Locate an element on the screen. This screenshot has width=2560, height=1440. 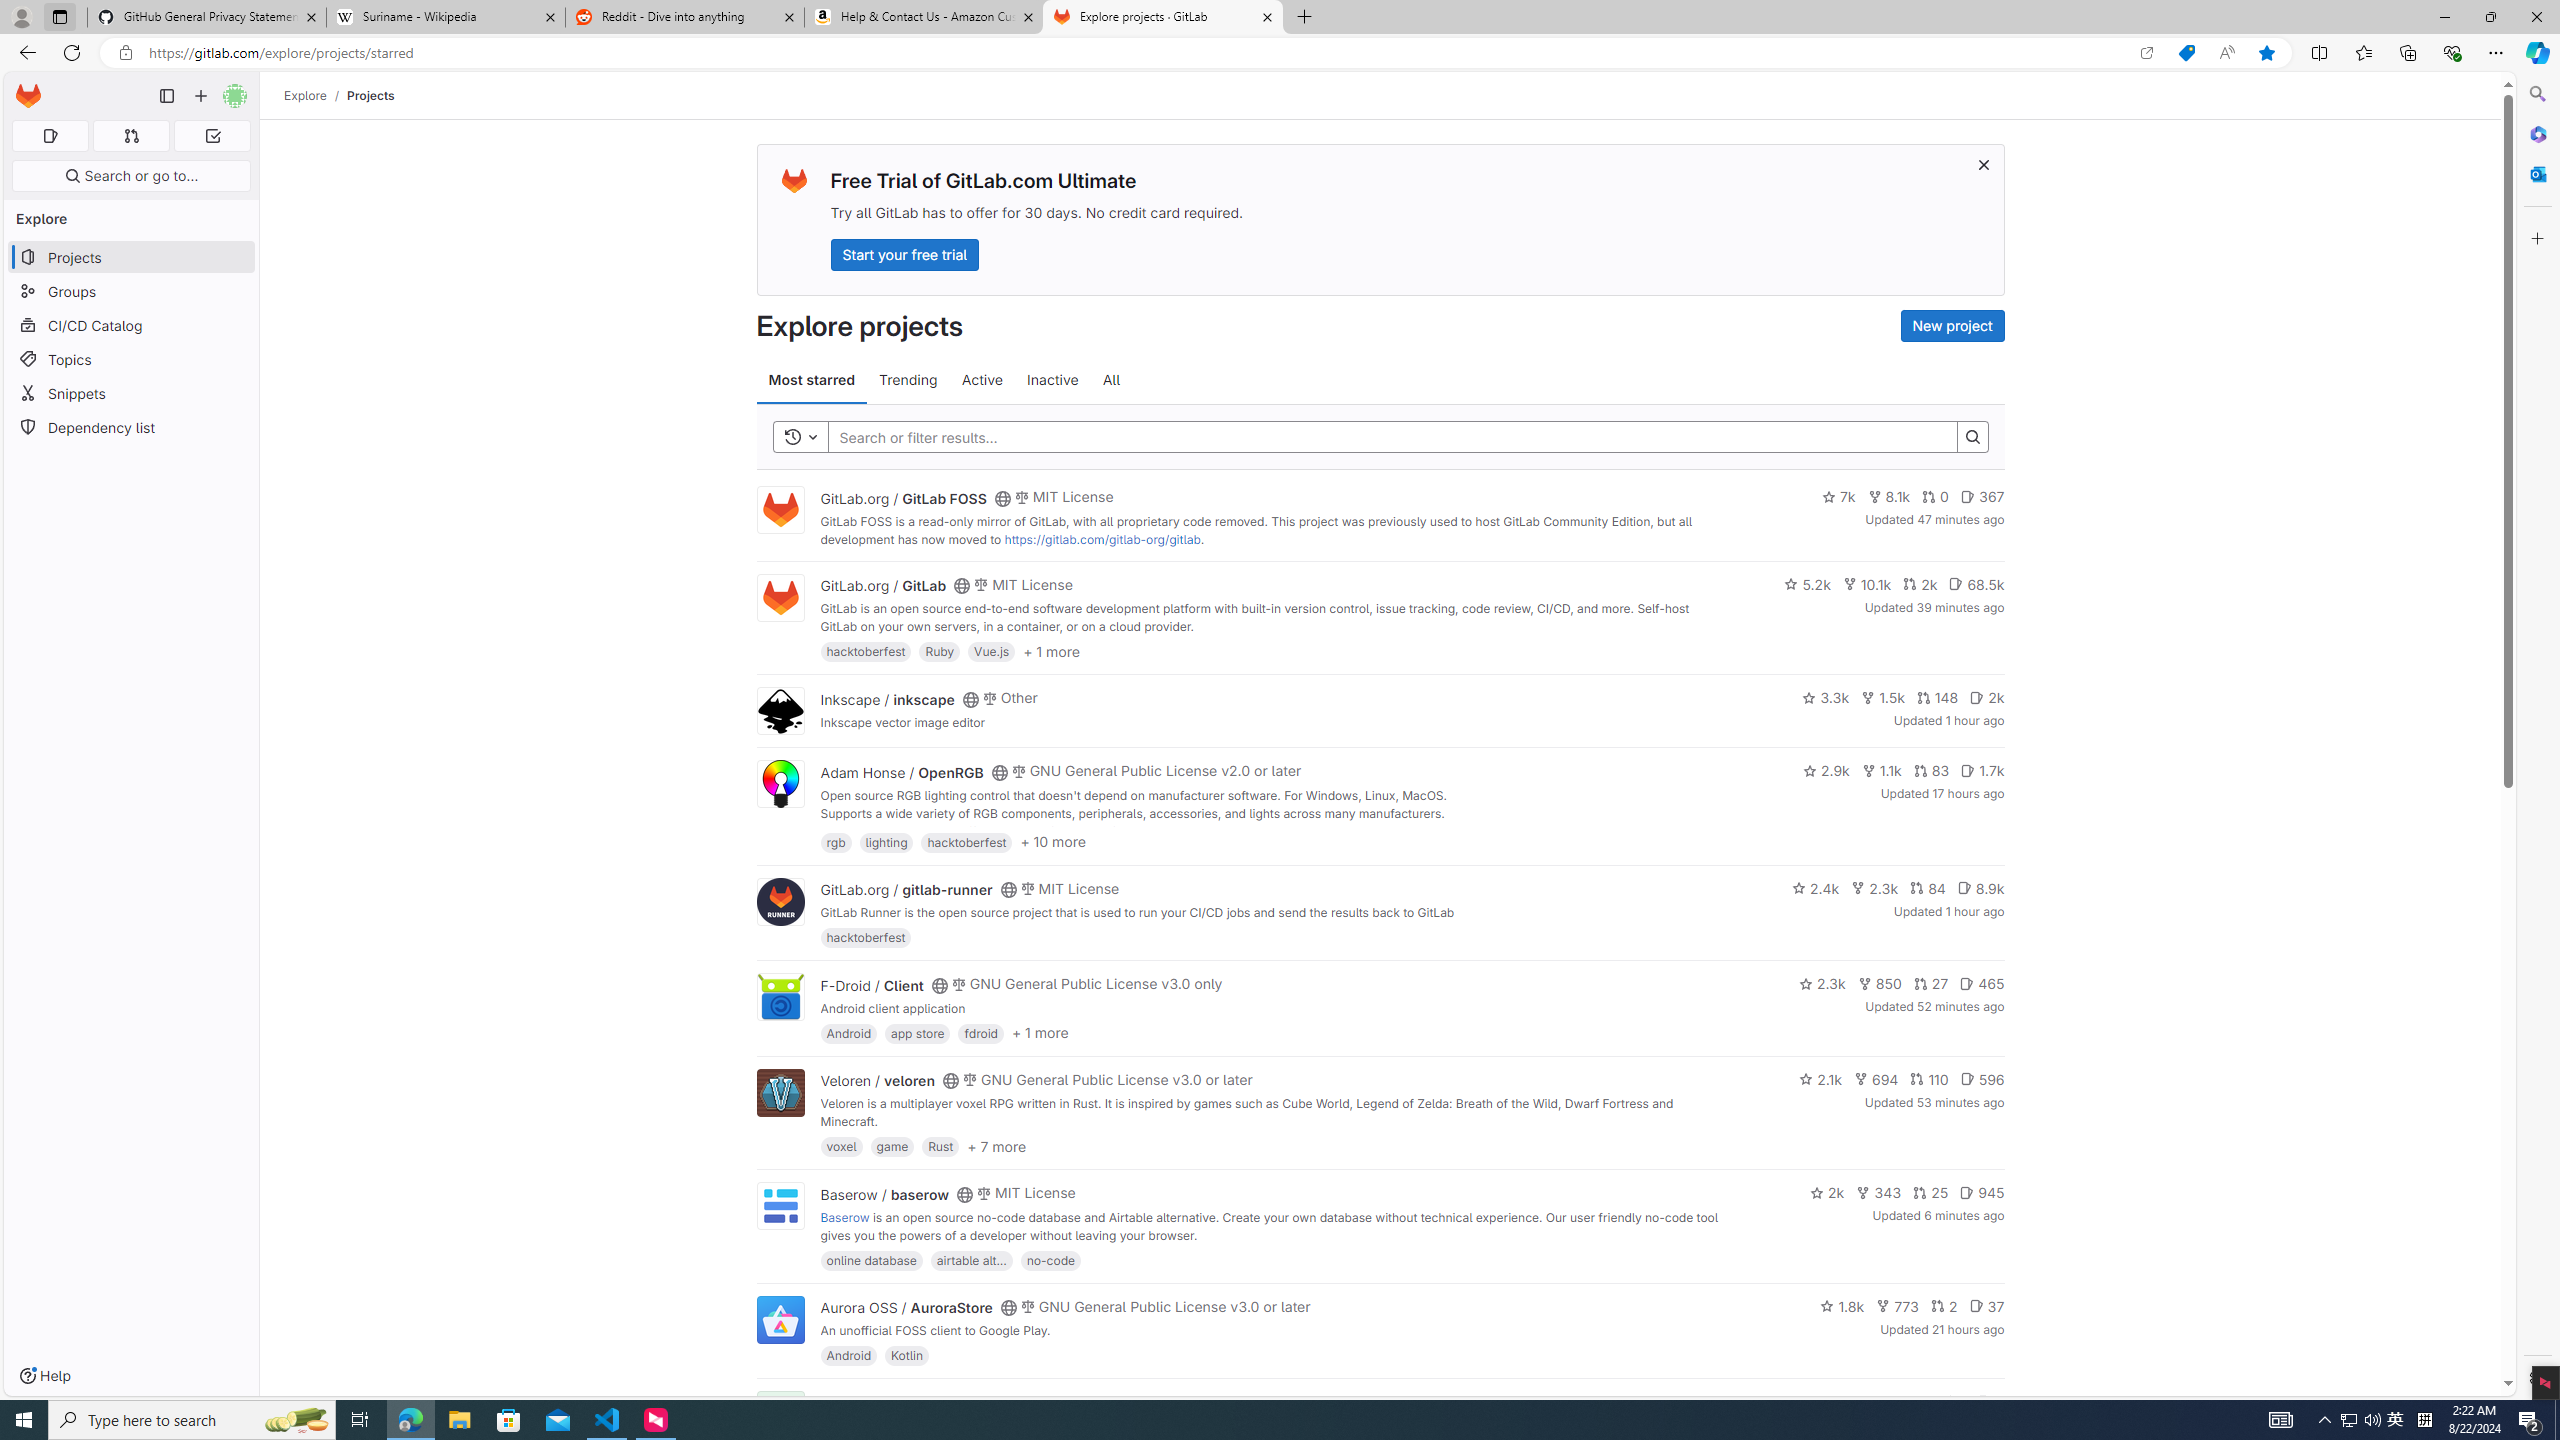
'https://gitlab.com/gitlab-org/gitlab' is located at coordinates (1101, 539).